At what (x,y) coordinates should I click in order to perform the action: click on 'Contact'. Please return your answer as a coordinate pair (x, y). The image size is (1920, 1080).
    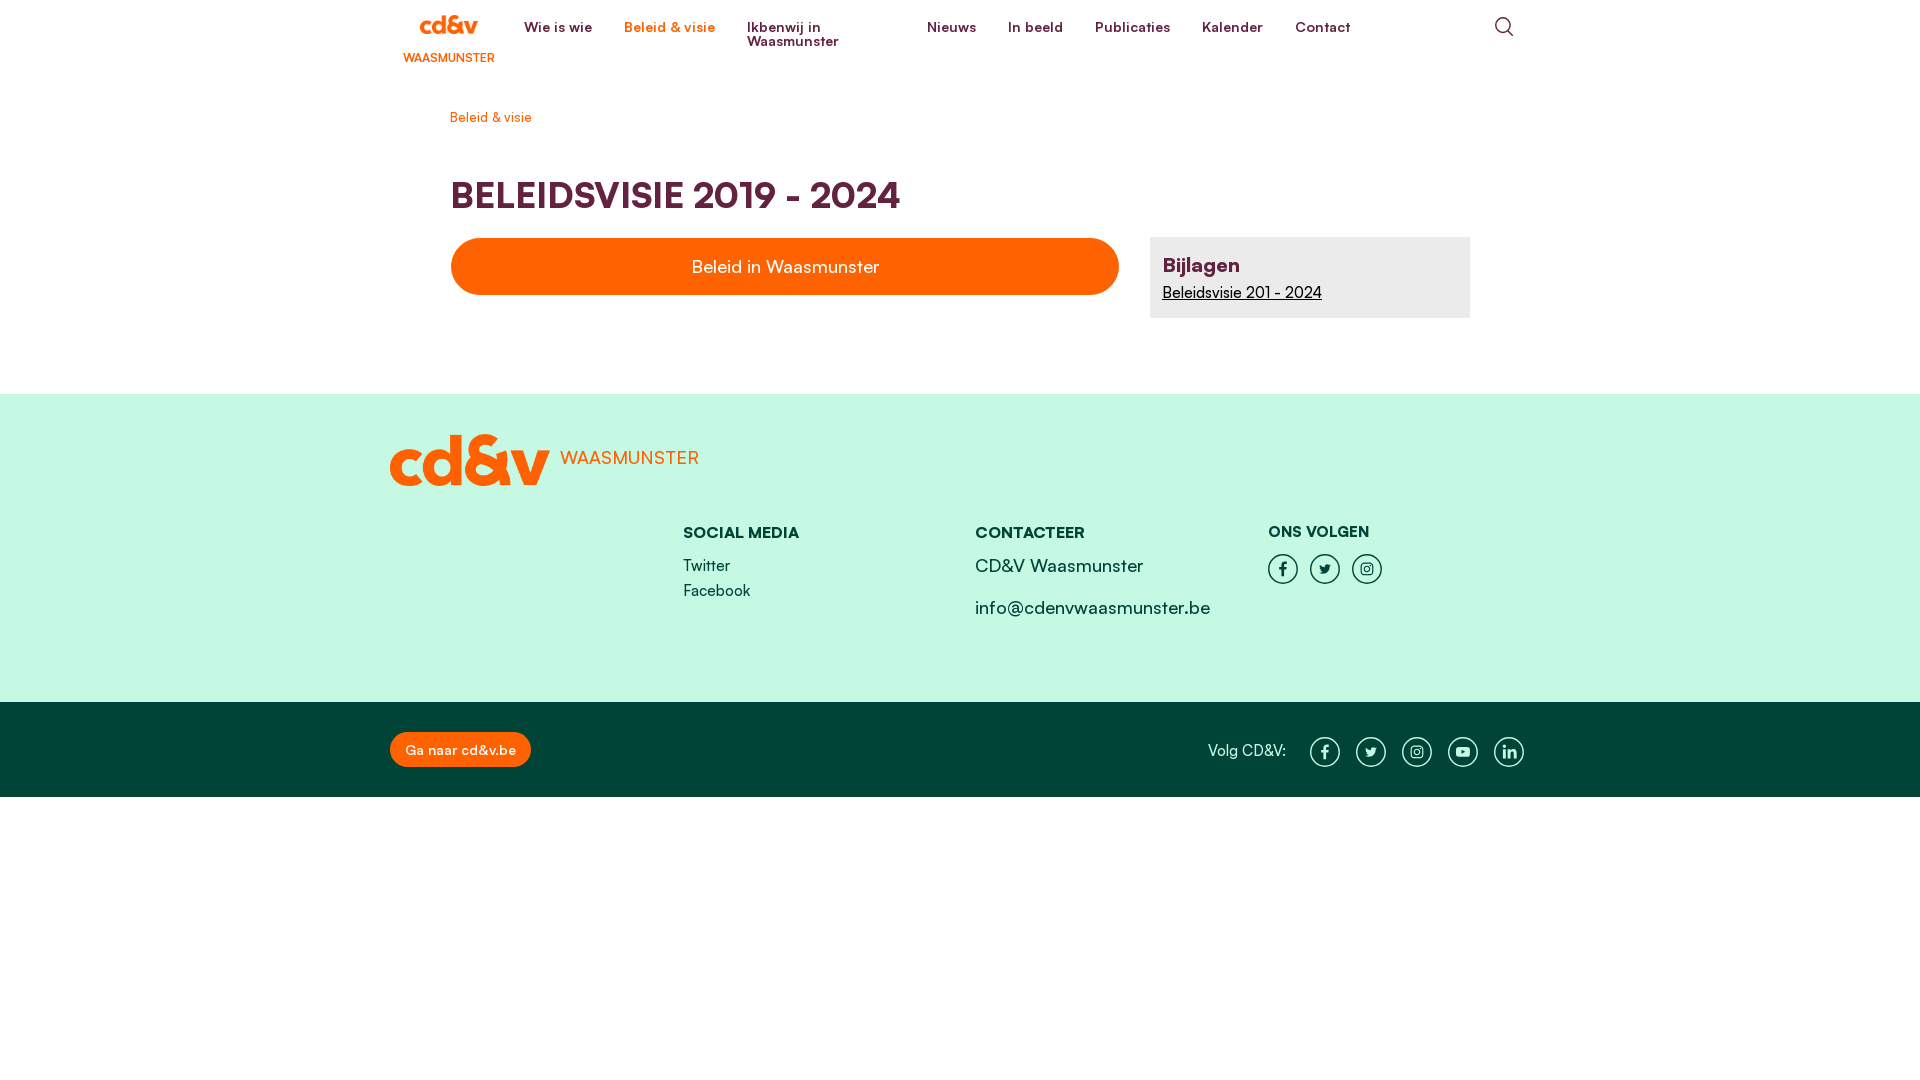
    Looking at the image, I should click on (1322, 27).